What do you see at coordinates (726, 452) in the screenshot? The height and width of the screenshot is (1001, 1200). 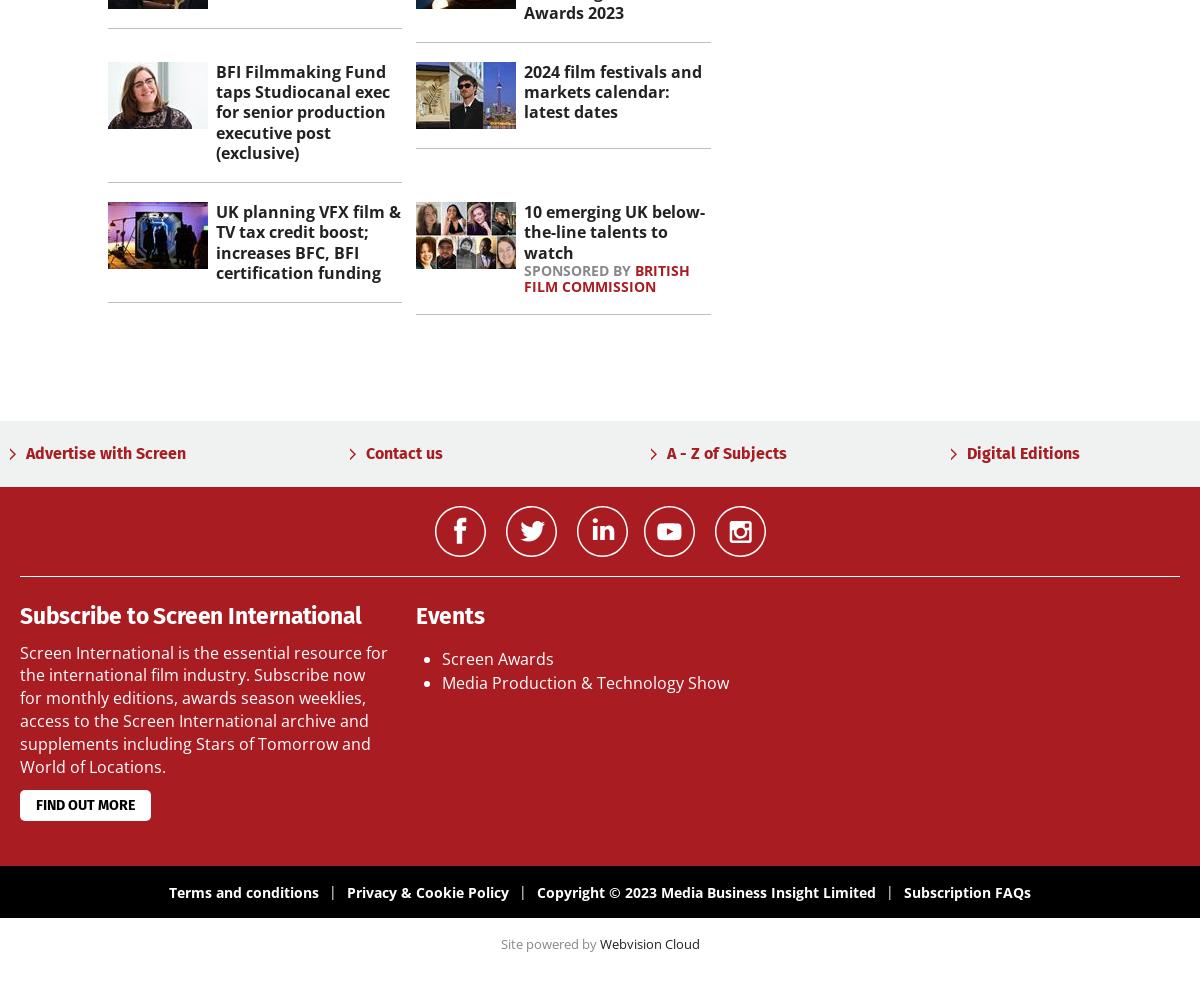 I see `'A - Z of Subjects'` at bounding box center [726, 452].